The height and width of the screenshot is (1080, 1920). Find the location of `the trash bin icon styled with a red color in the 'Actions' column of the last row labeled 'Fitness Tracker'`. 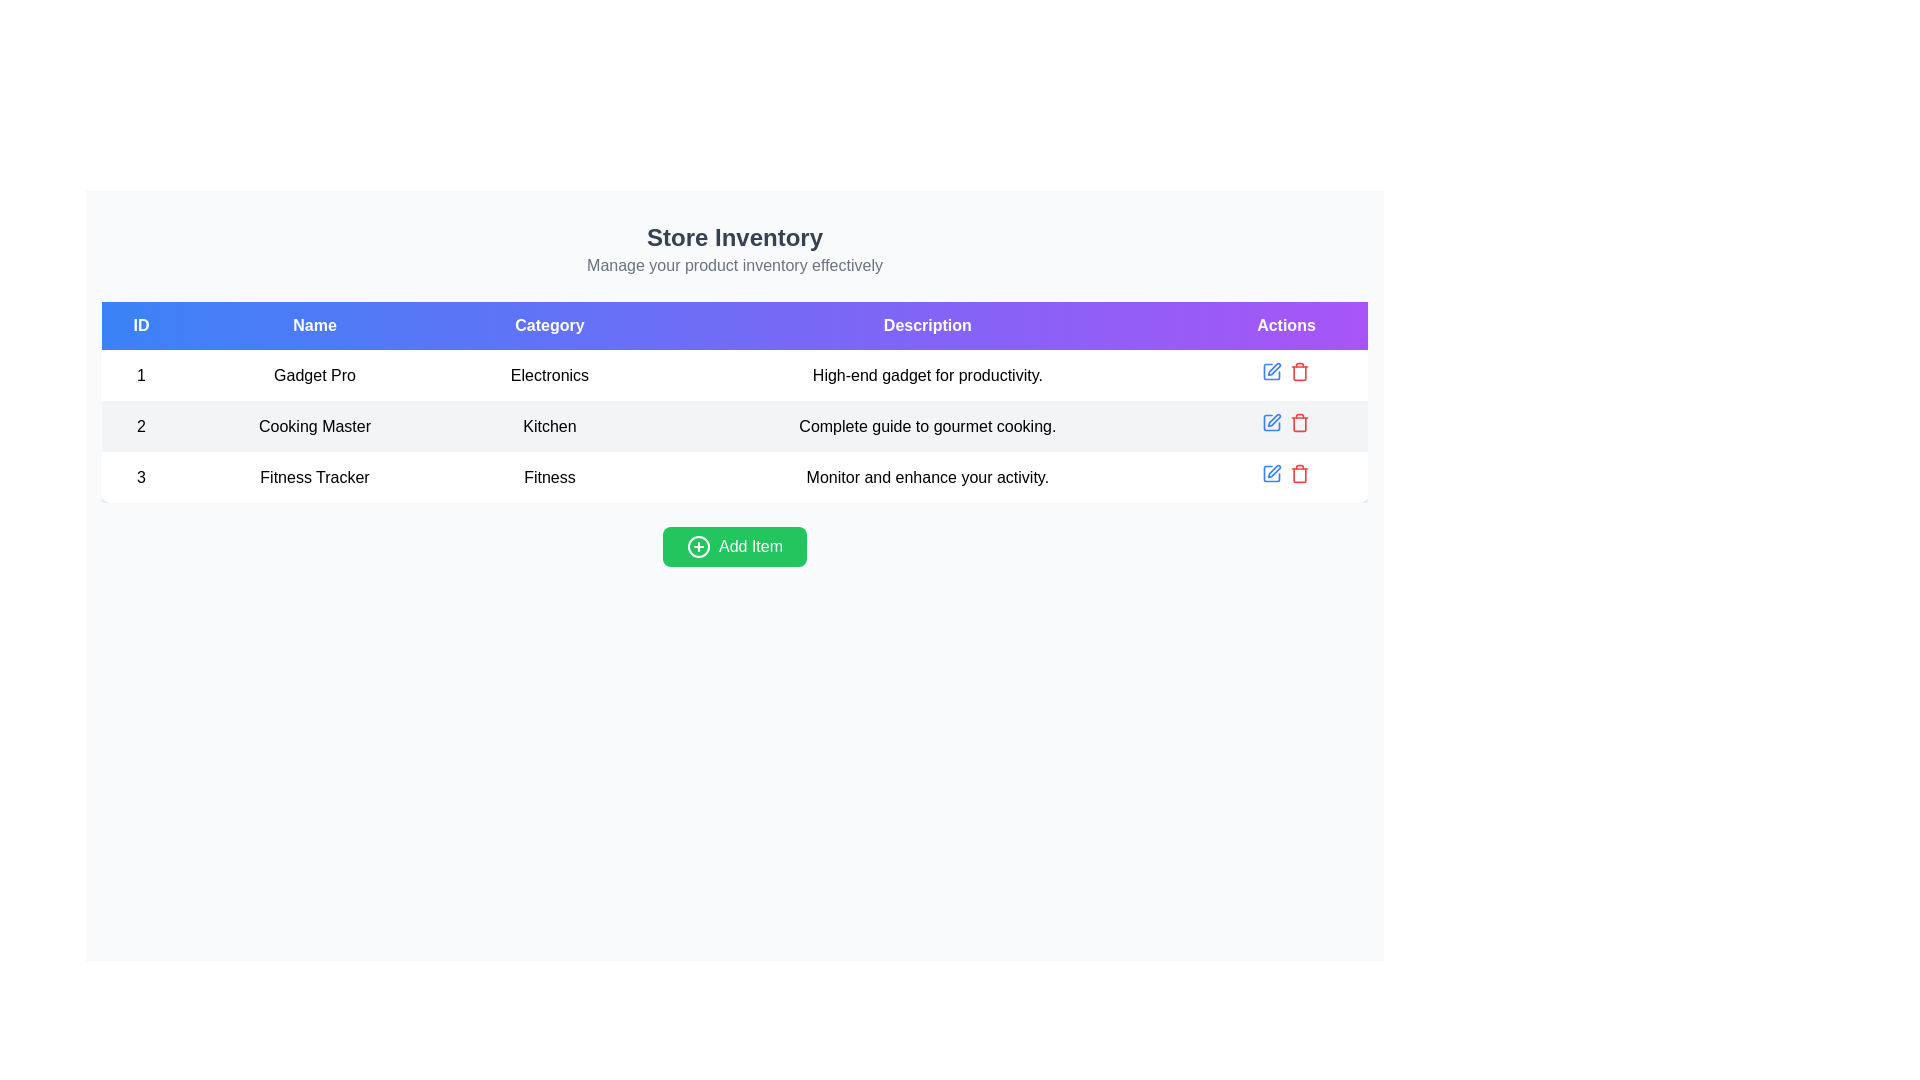

the trash bin icon styled with a red color in the 'Actions' column of the last row labeled 'Fitness Tracker' is located at coordinates (1300, 474).